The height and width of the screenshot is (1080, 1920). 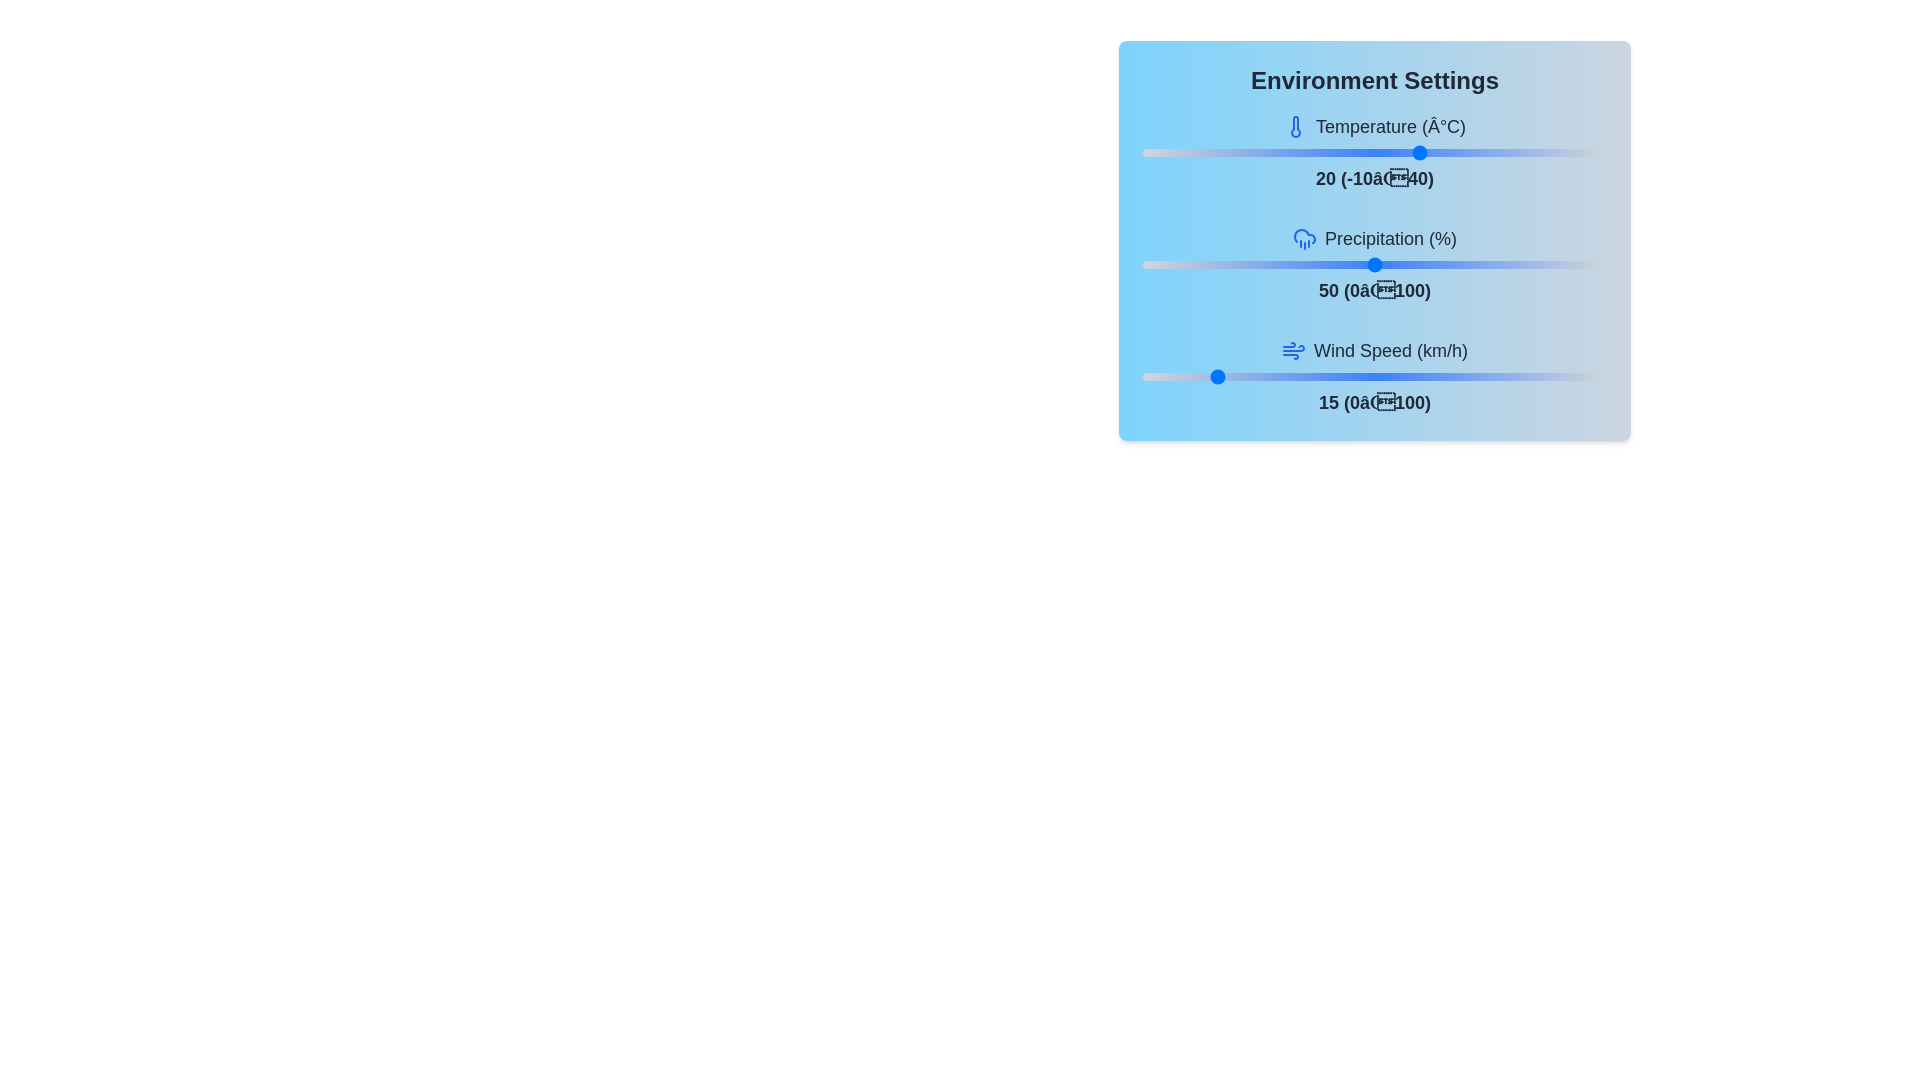 What do you see at coordinates (1295, 127) in the screenshot?
I see `the temperature icon located in the top-left corner of the 'Temperature (°C)' group within the 'Environment Settings' panel` at bounding box center [1295, 127].